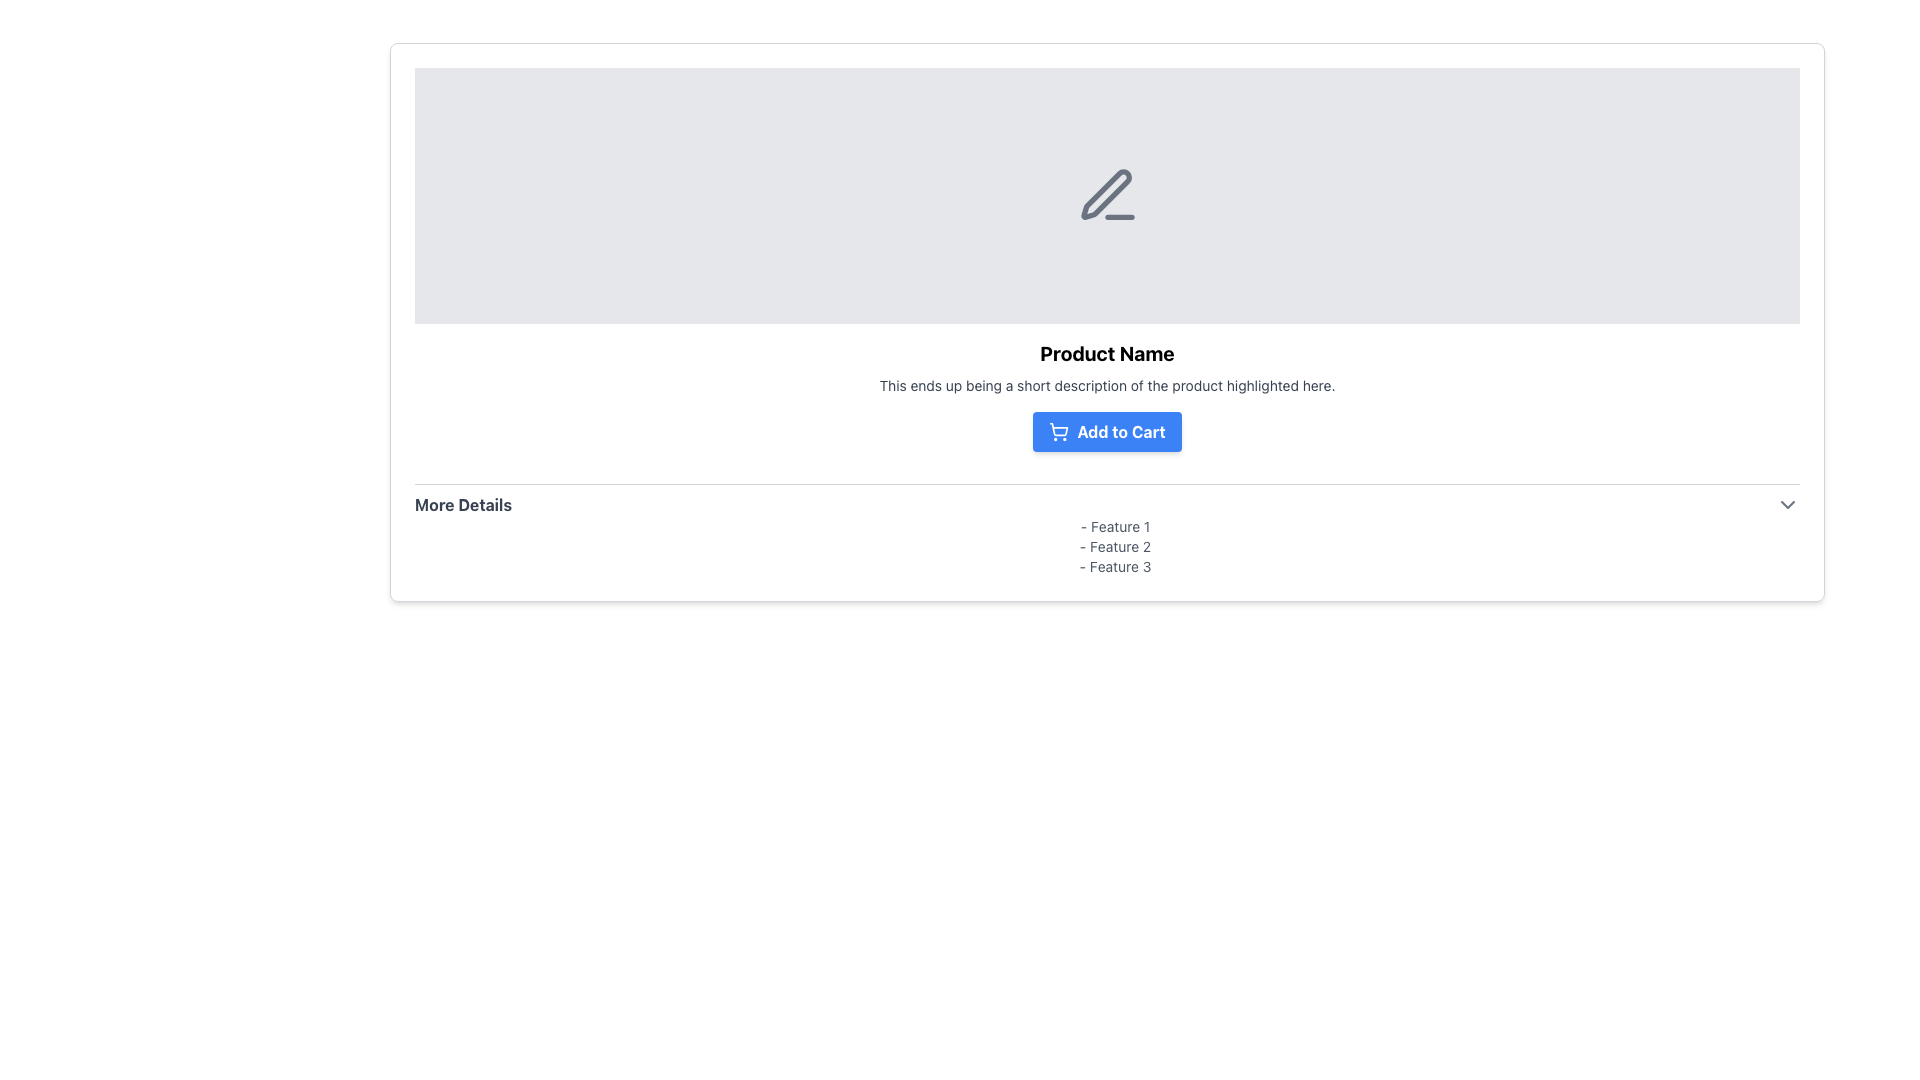 Image resolution: width=1920 pixels, height=1080 pixels. Describe the element at coordinates (1114, 547) in the screenshot. I see `text from the second text label displaying '- Feature 2', which is positioned in a list of features below the product description` at that location.